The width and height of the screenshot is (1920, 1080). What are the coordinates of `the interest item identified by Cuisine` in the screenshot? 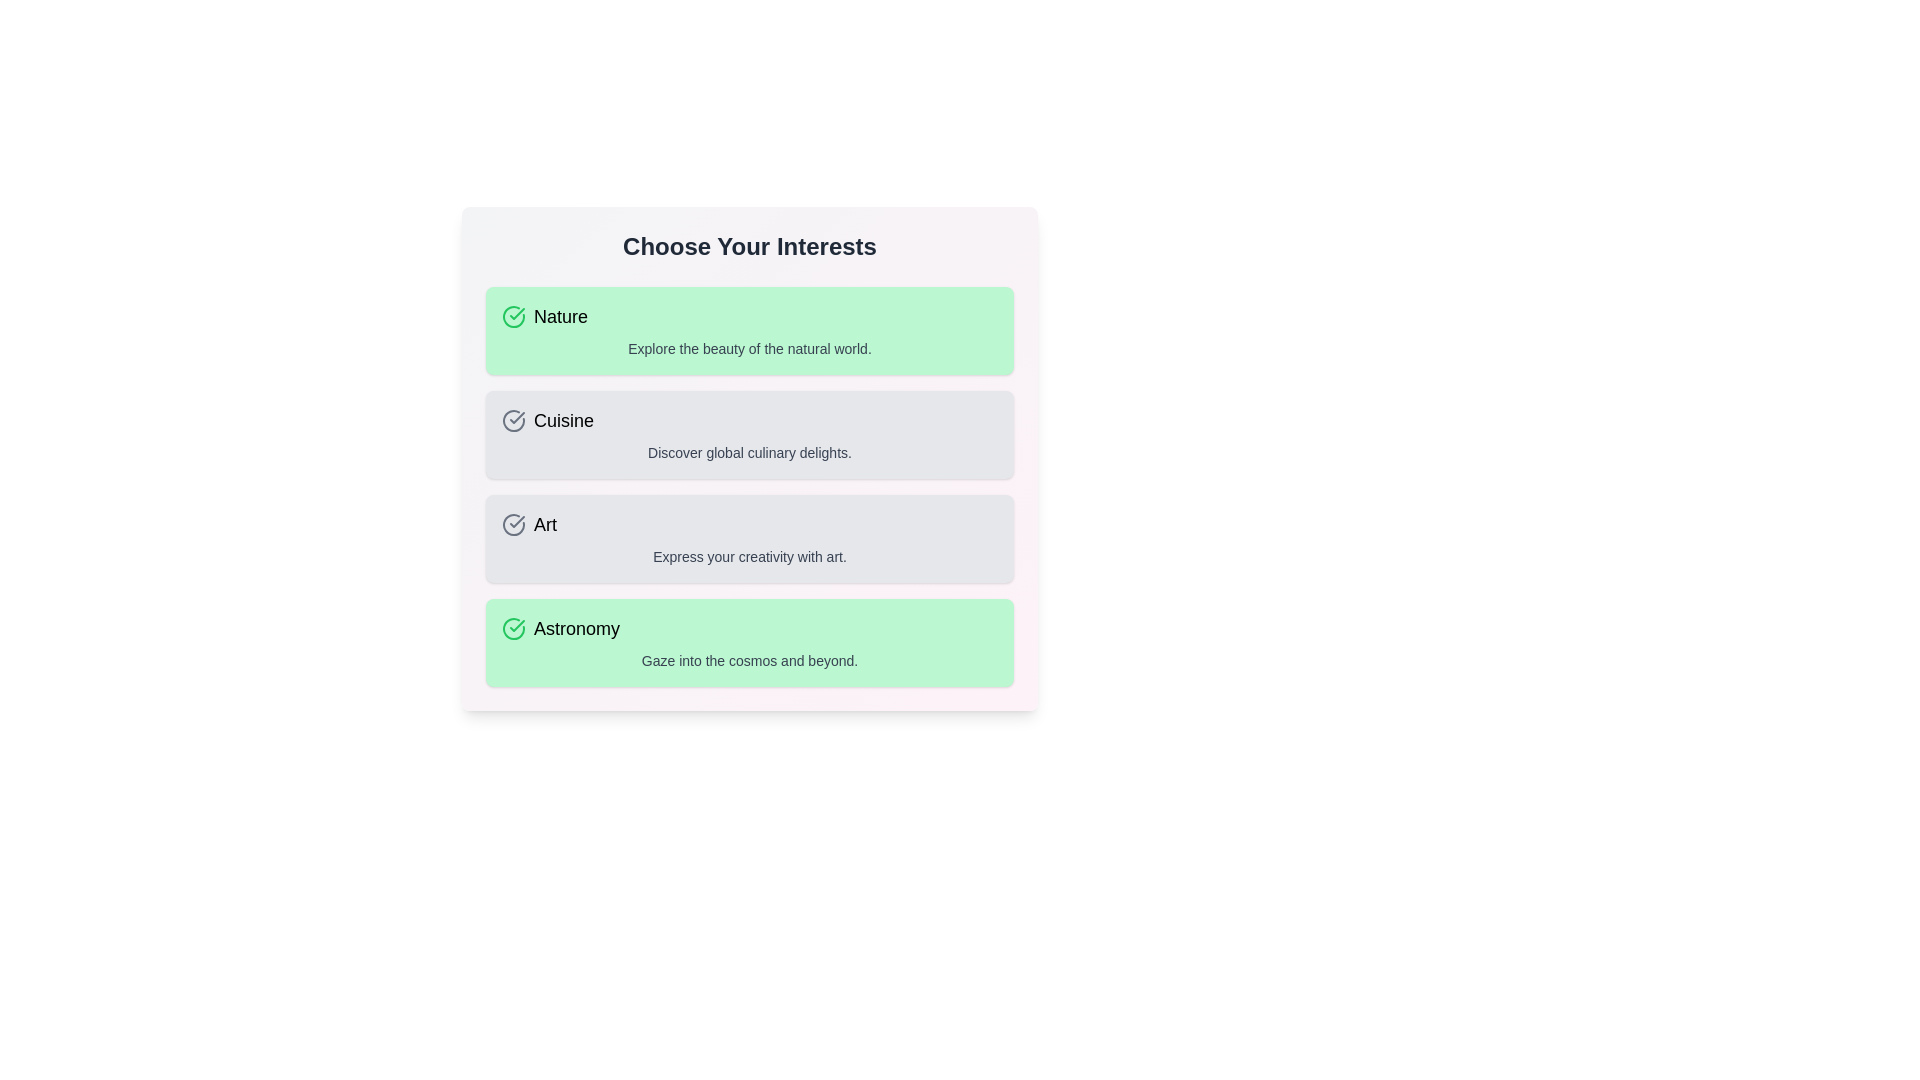 It's located at (748, 434).